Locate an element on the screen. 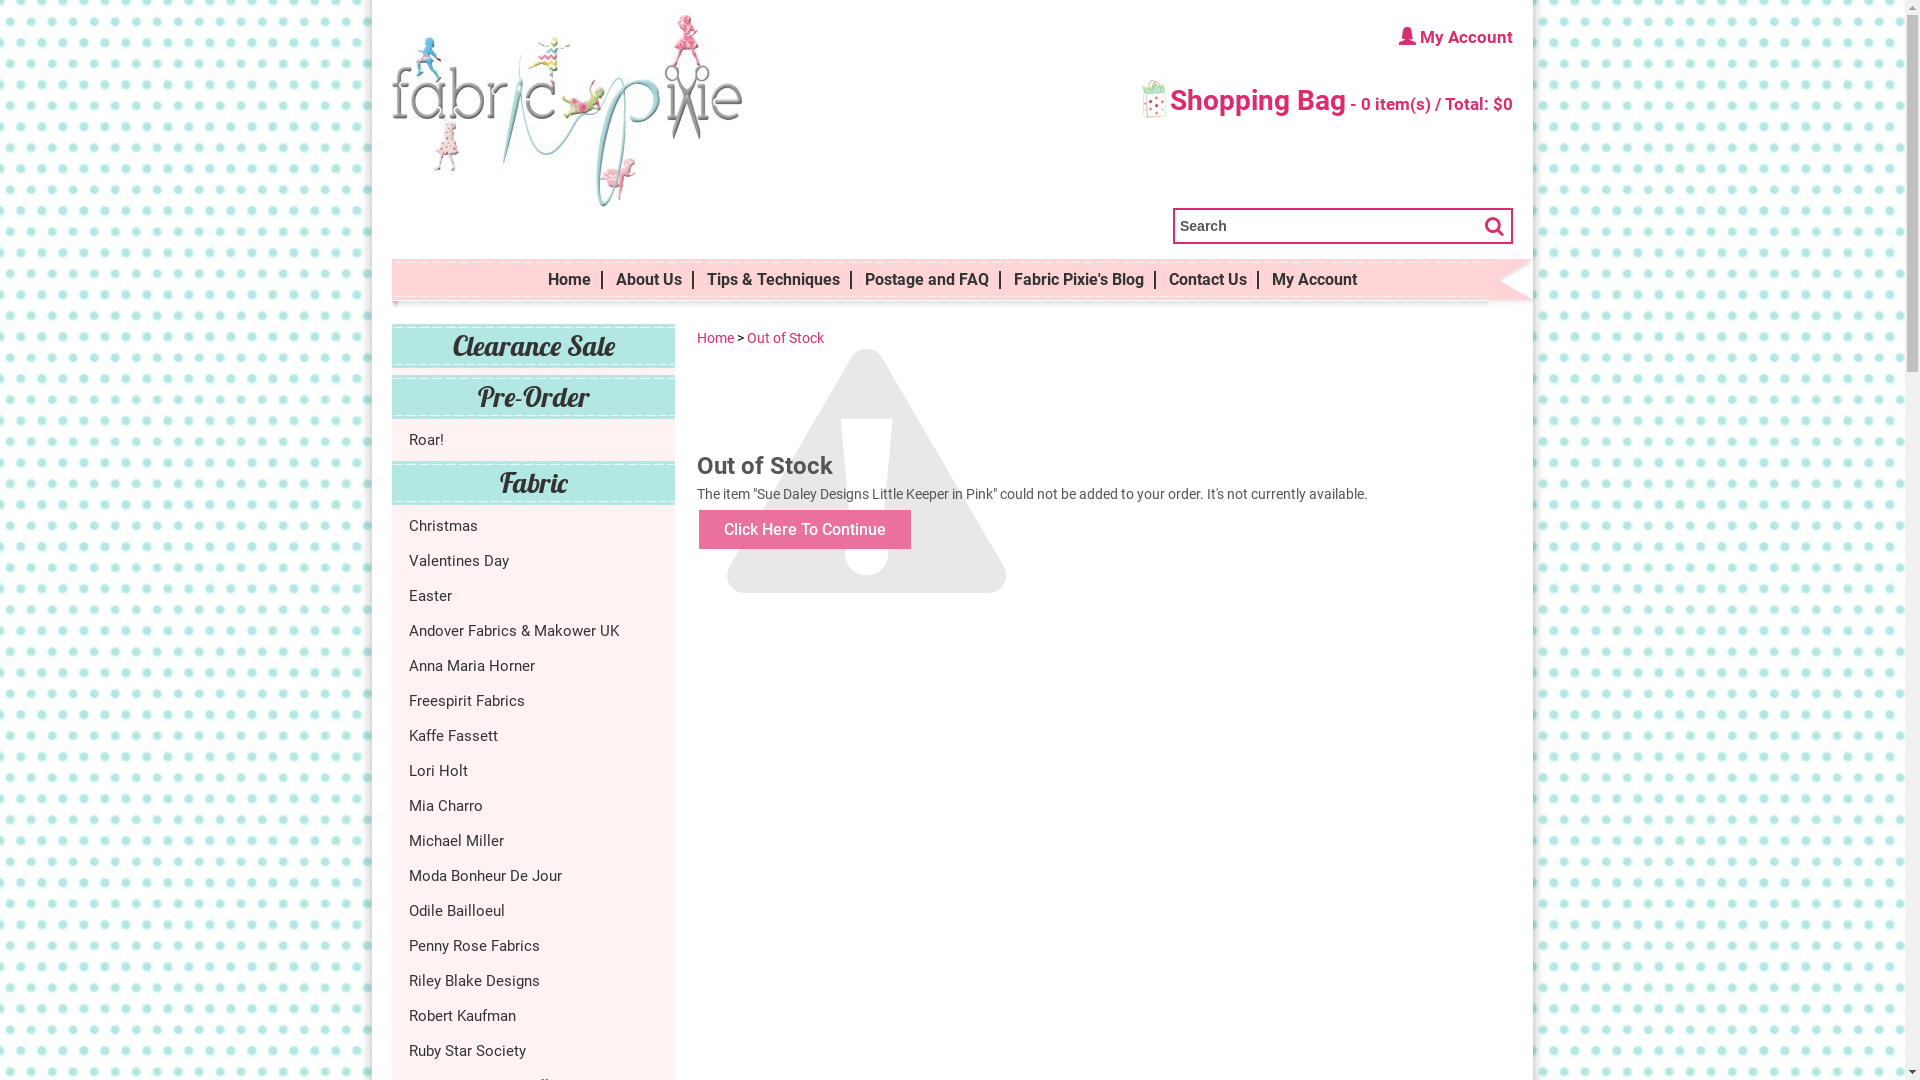  'Fabric' is located at coordinates (533, 482).